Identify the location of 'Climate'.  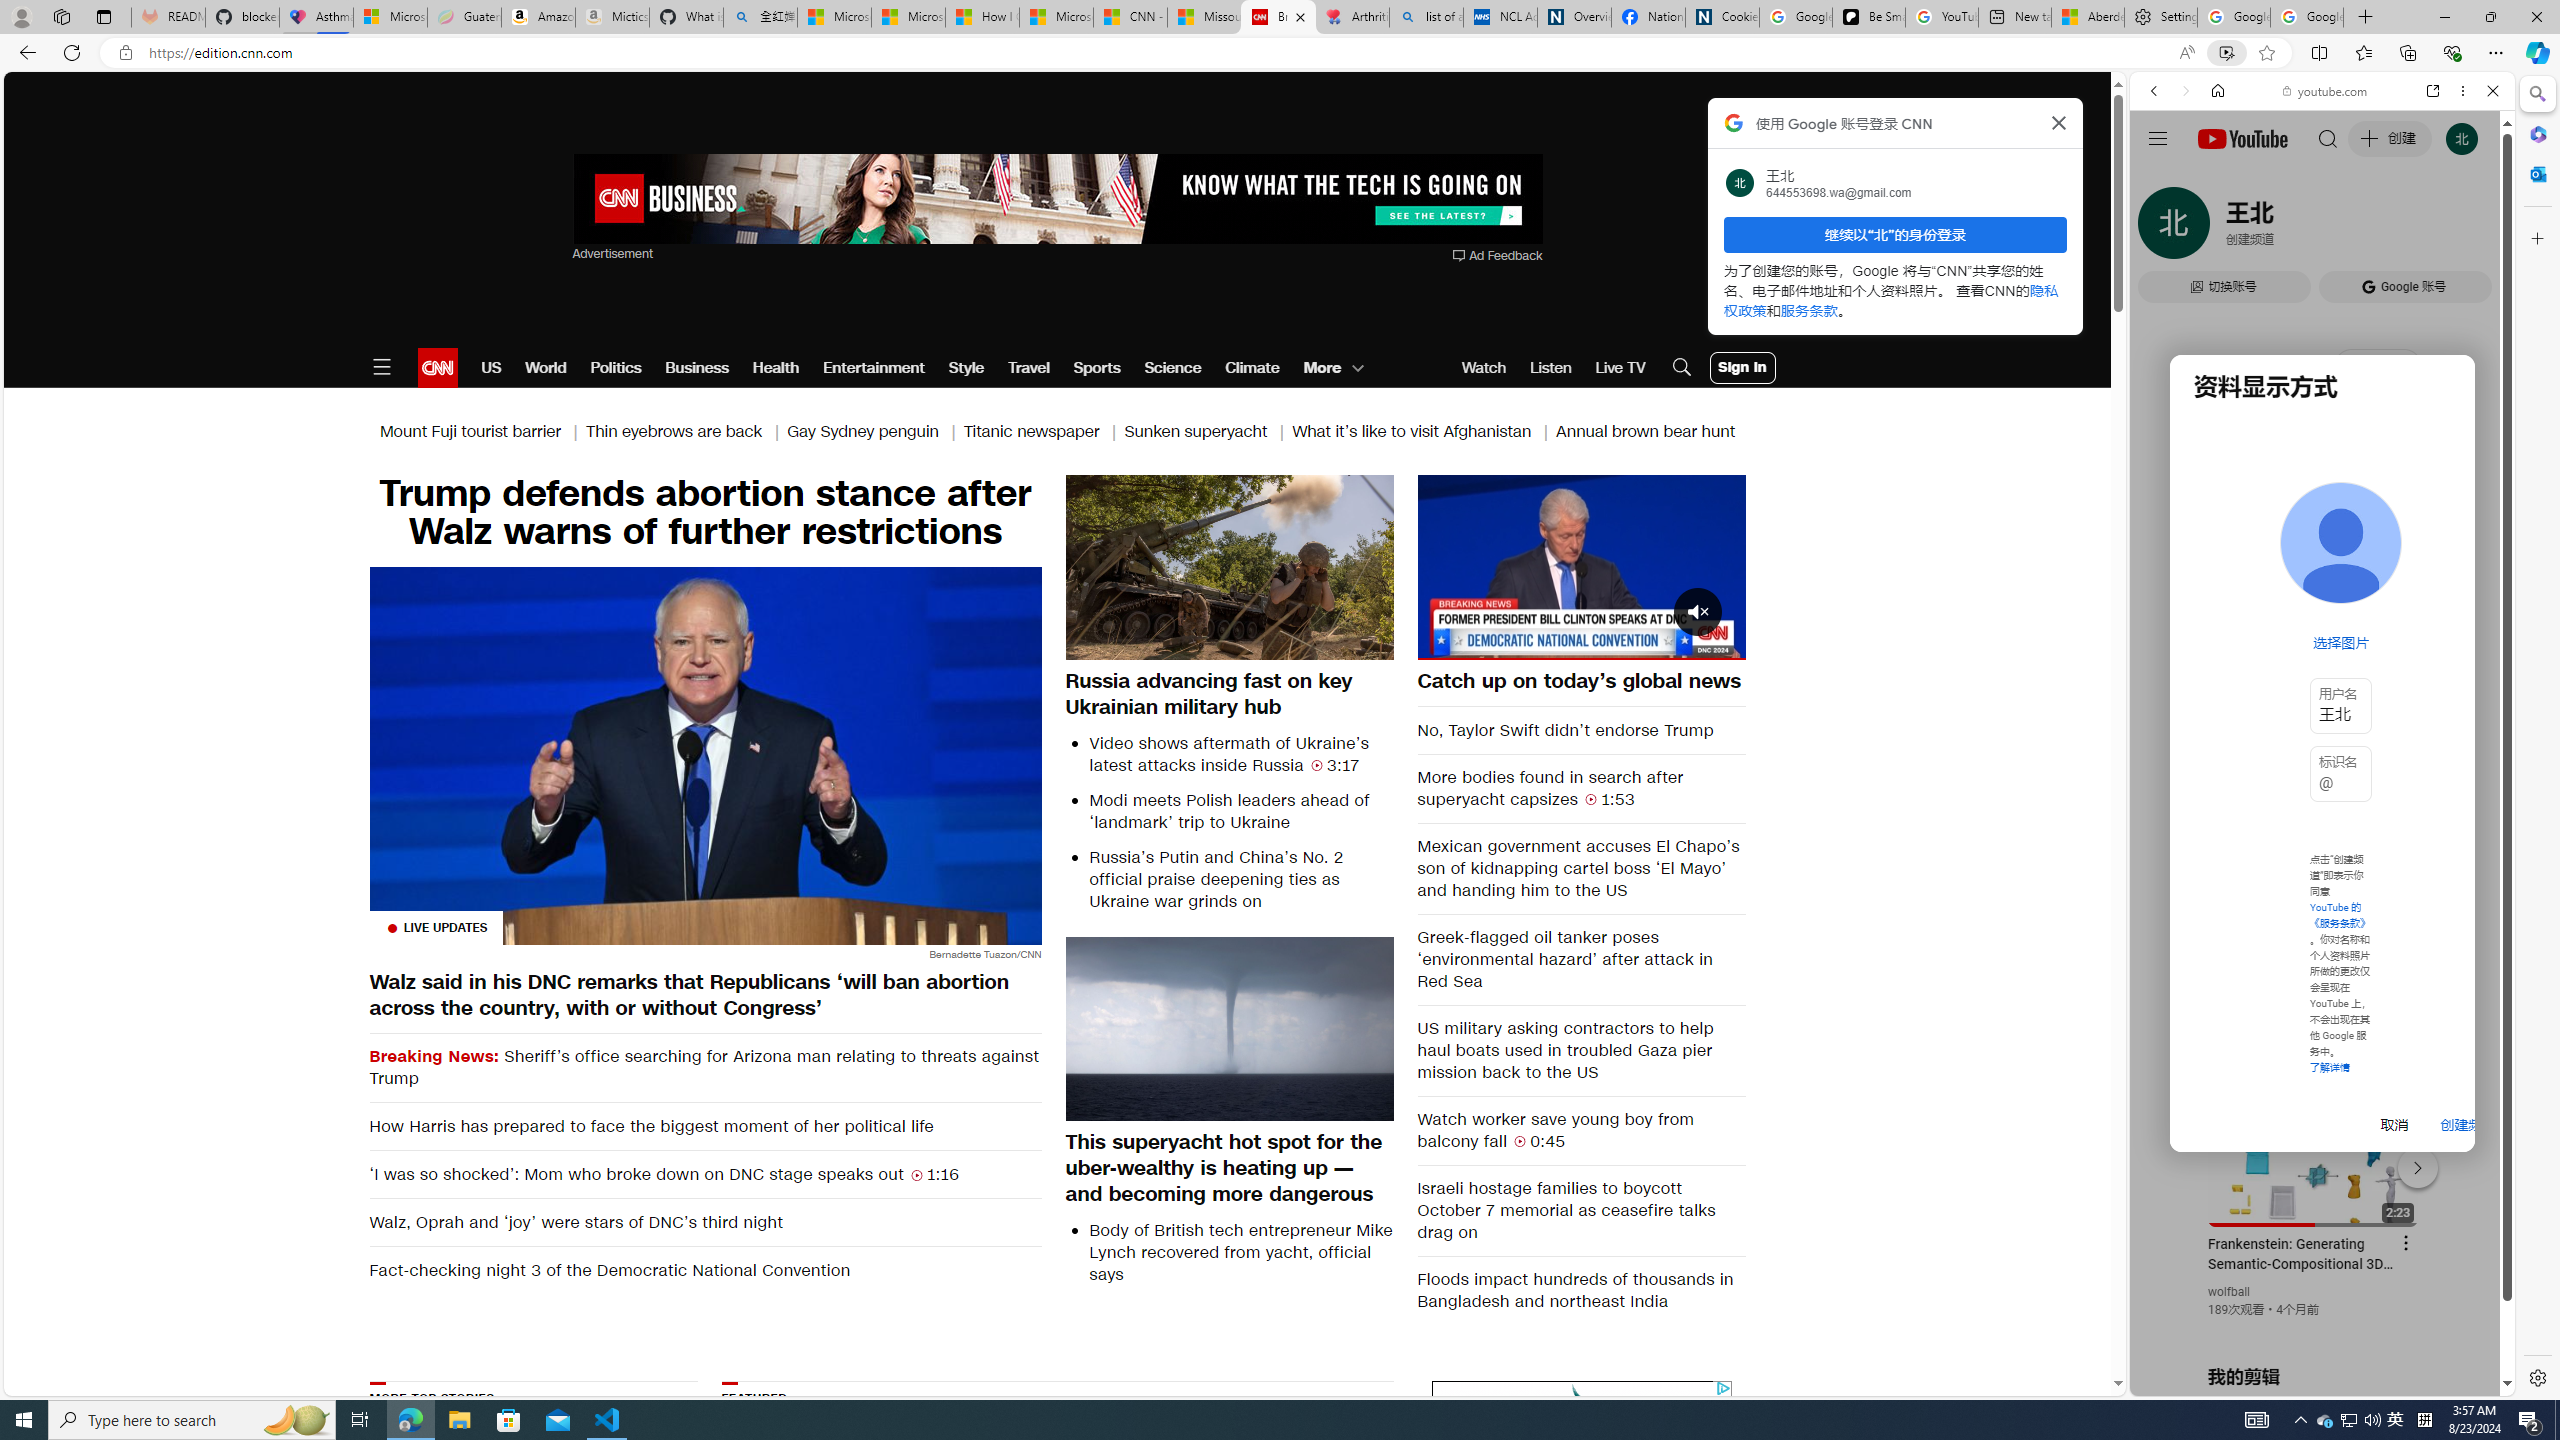
(1252, 367).